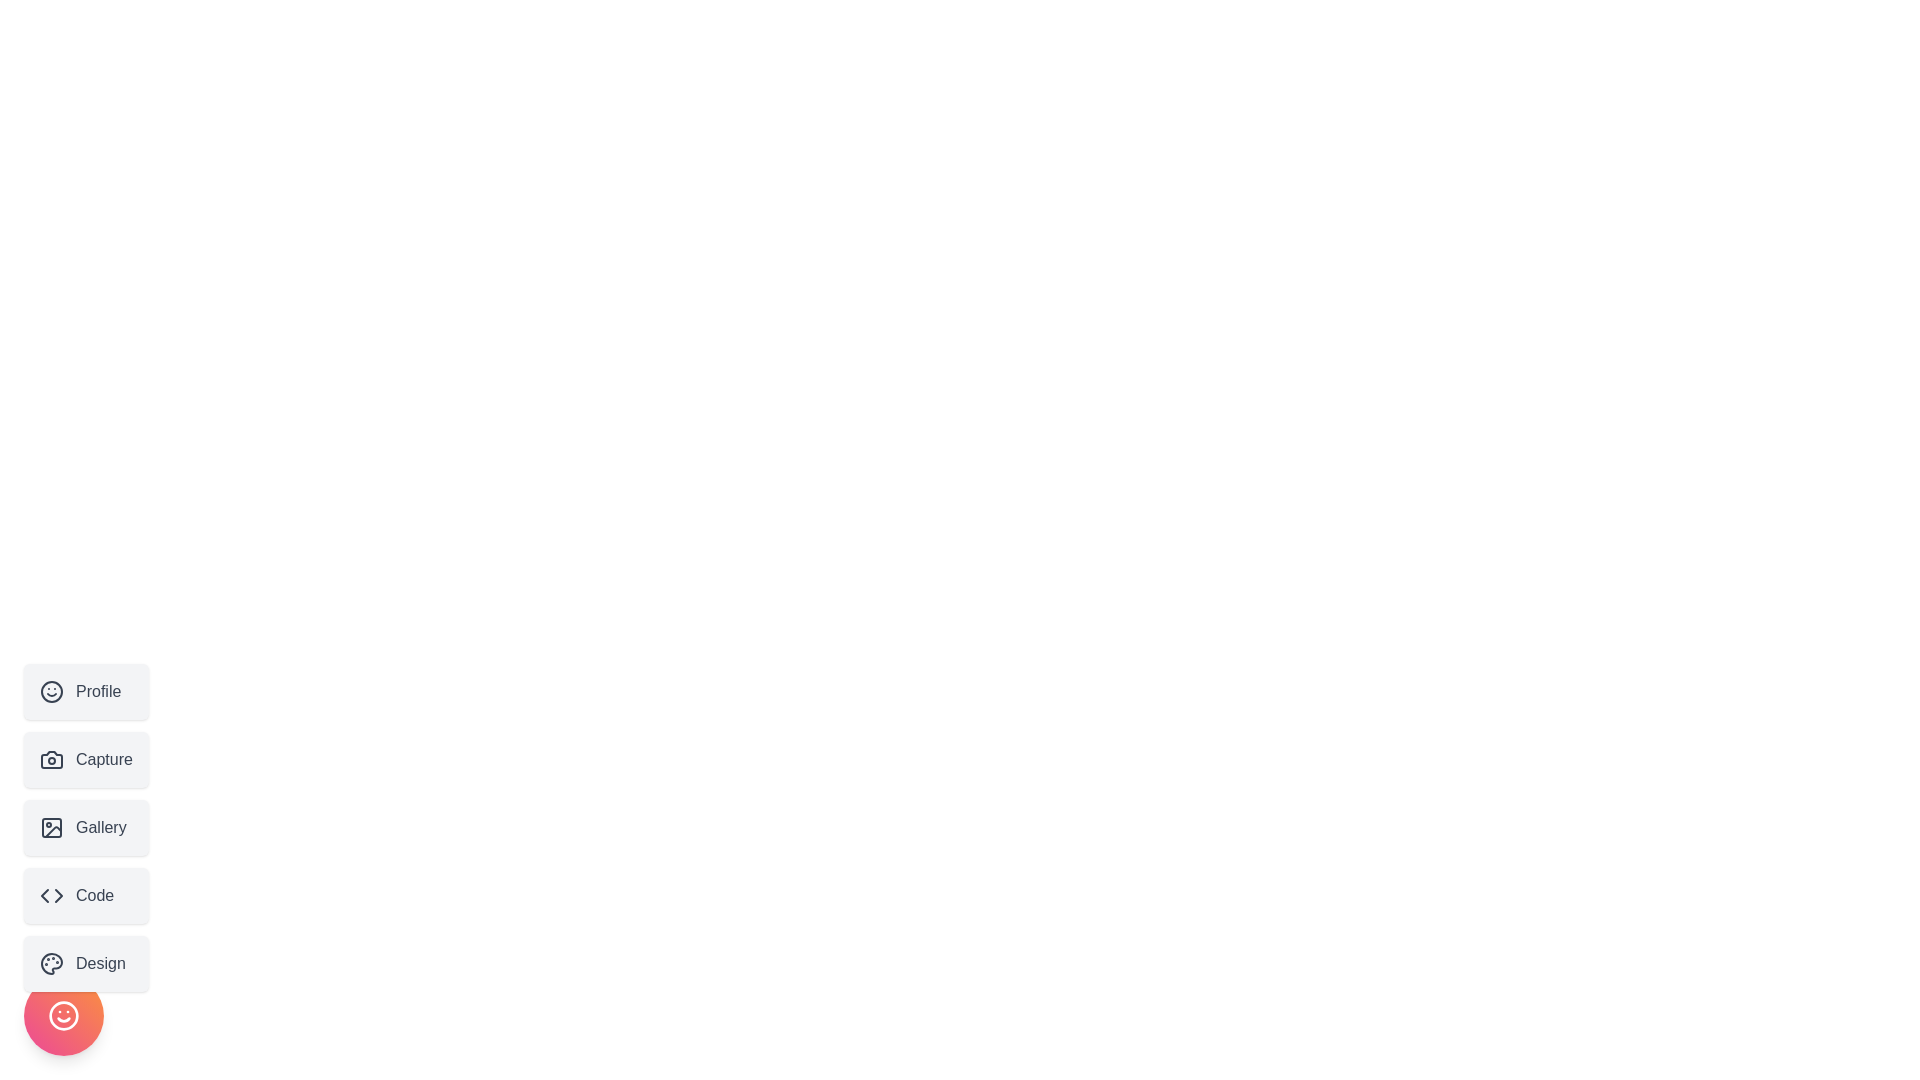 This screenshot has width=1920, height=1080. Describe the element at coordinates (52, 690) in the screenshot. I see `the circular shape forming the border of the smiley face icon located at the bottom right corner of the interface` at that location.